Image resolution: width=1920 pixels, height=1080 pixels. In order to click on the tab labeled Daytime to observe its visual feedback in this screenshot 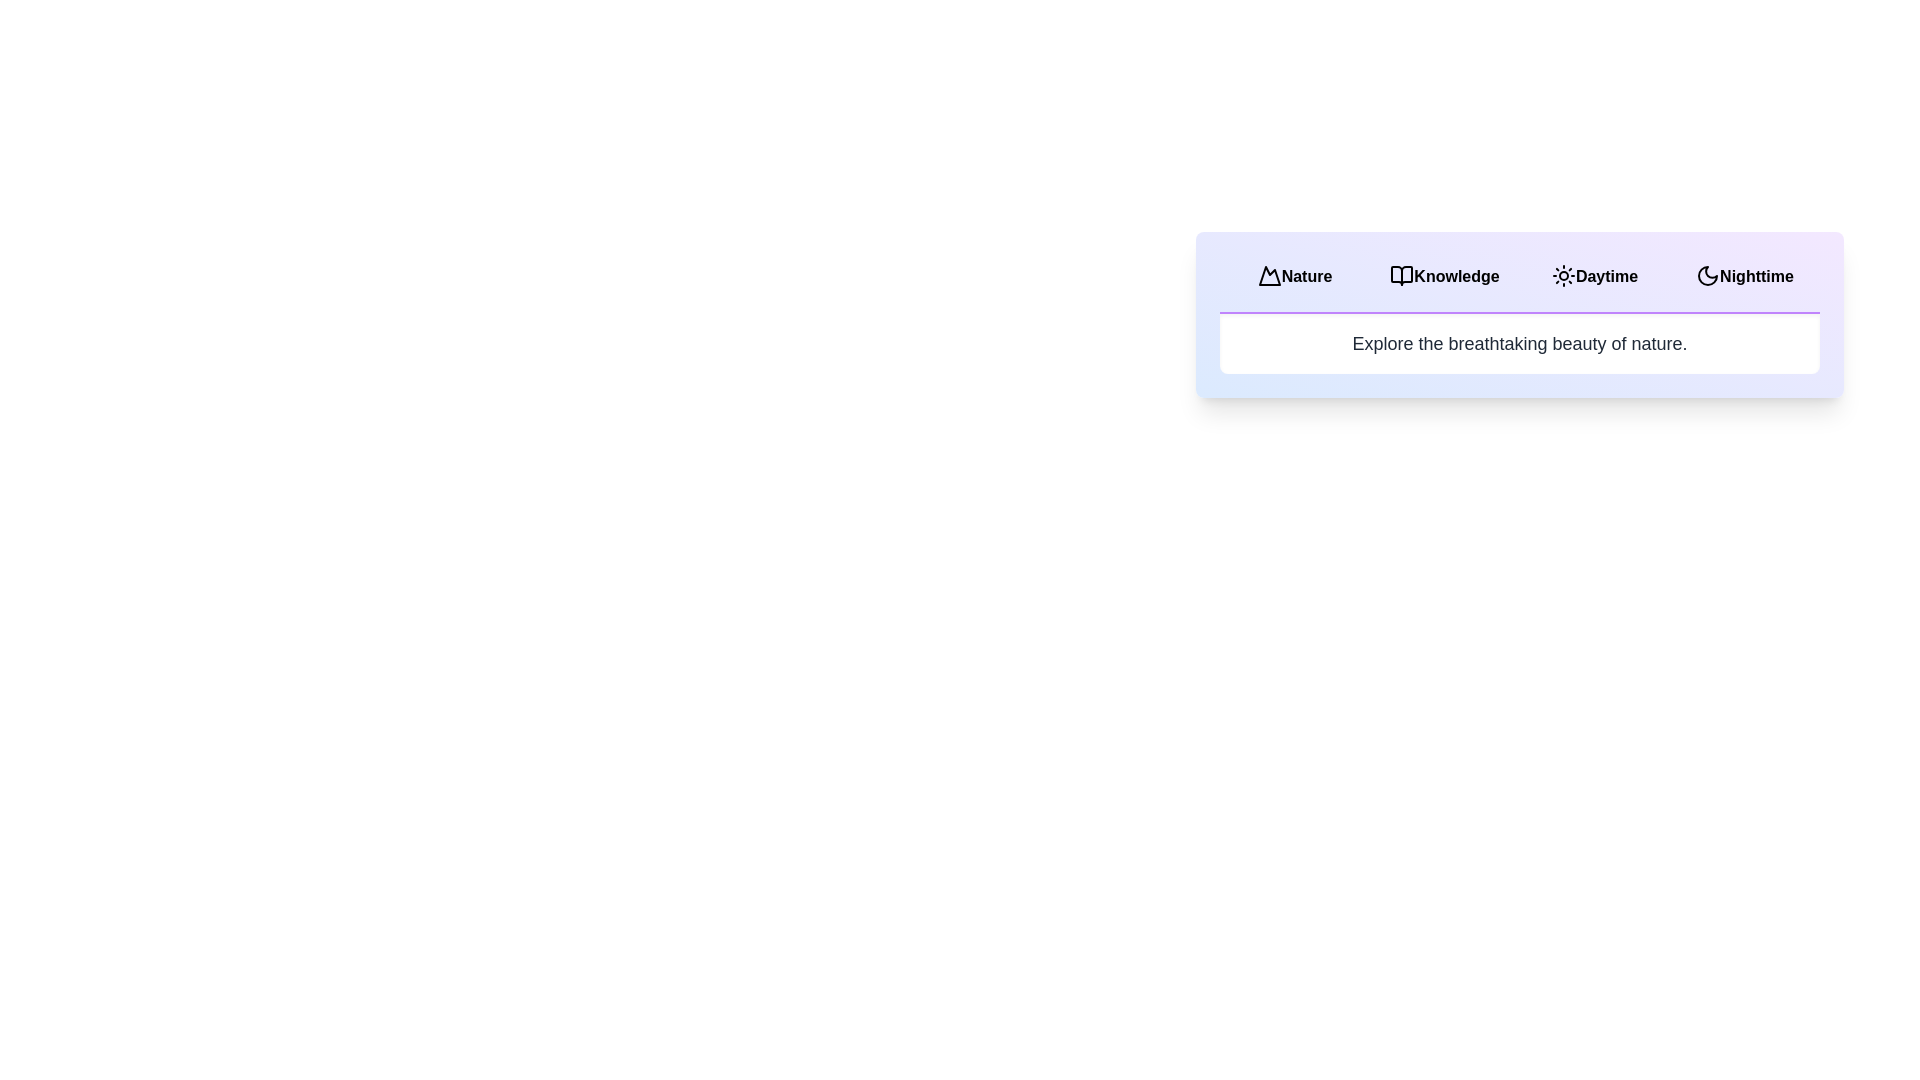, I will do `click(1593, 277)`.